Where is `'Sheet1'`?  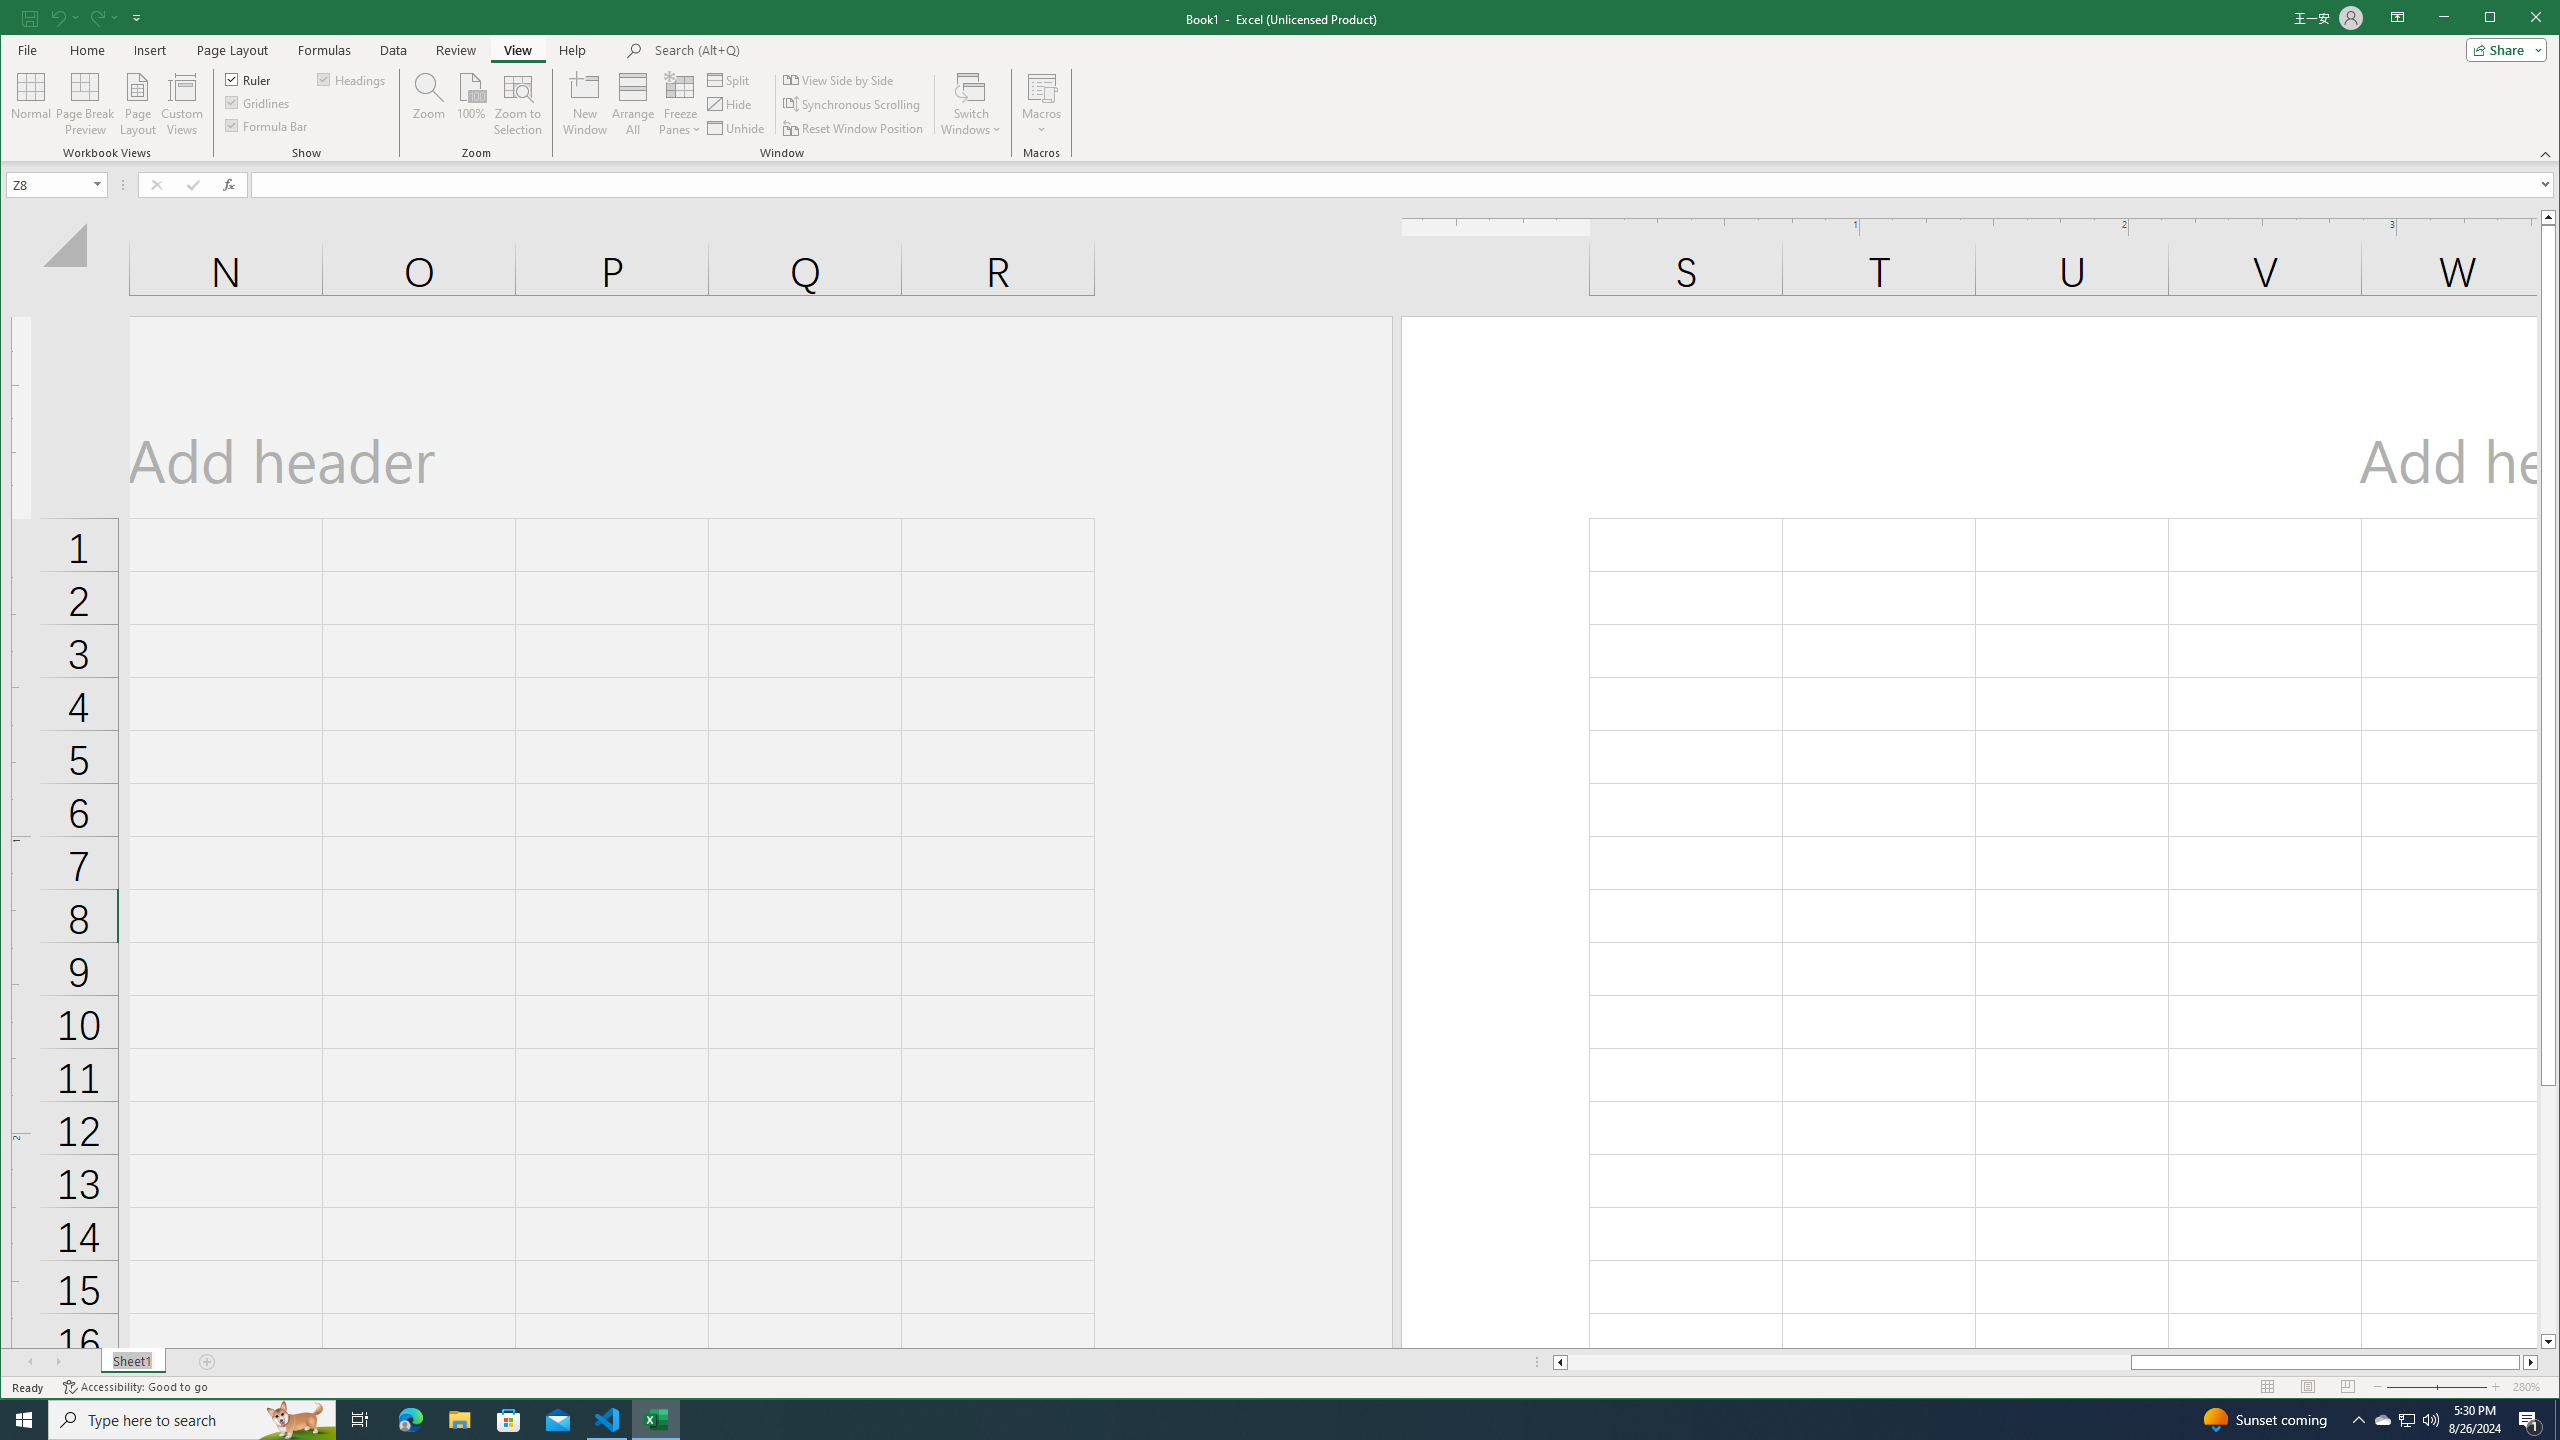 'Sheet1' is located at coordinates (133, 1362).